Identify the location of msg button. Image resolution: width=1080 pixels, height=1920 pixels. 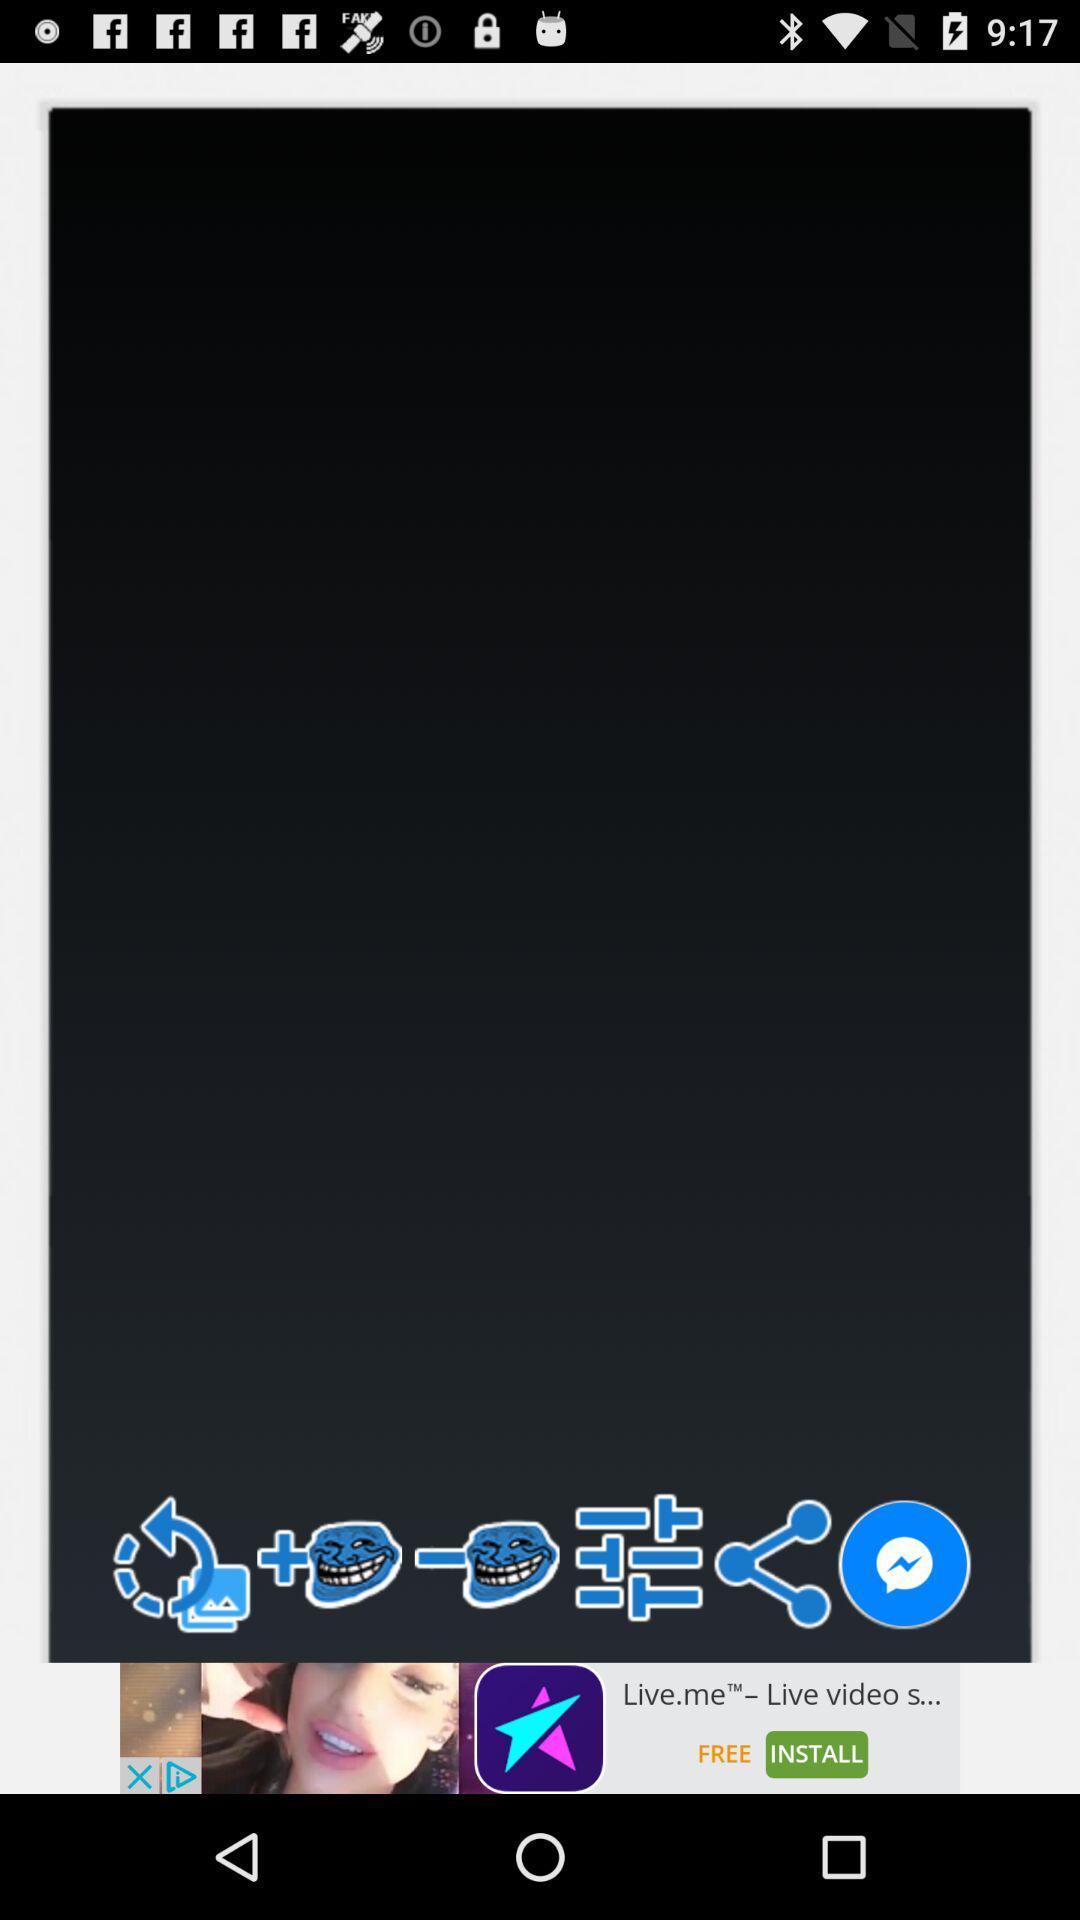
(904, 1564).